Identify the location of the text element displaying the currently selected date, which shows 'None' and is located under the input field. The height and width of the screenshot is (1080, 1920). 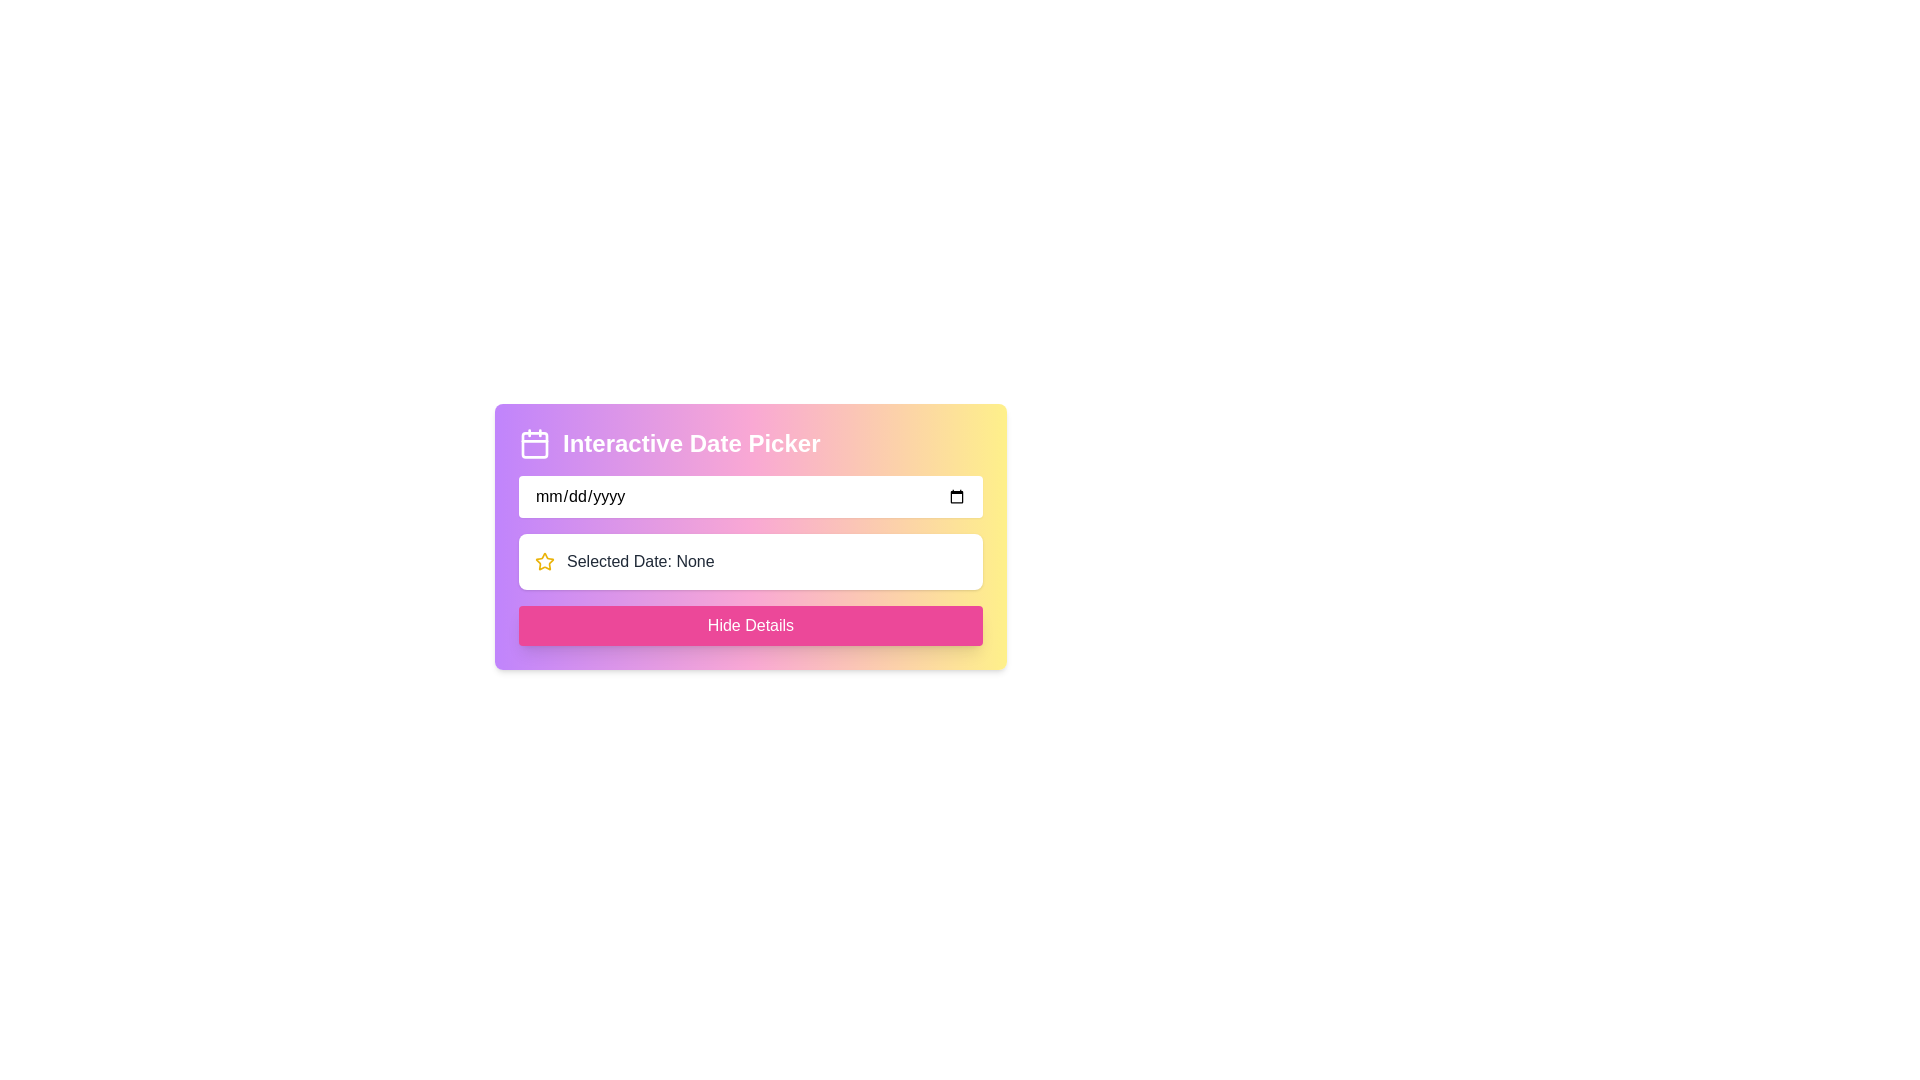
(695, 561).